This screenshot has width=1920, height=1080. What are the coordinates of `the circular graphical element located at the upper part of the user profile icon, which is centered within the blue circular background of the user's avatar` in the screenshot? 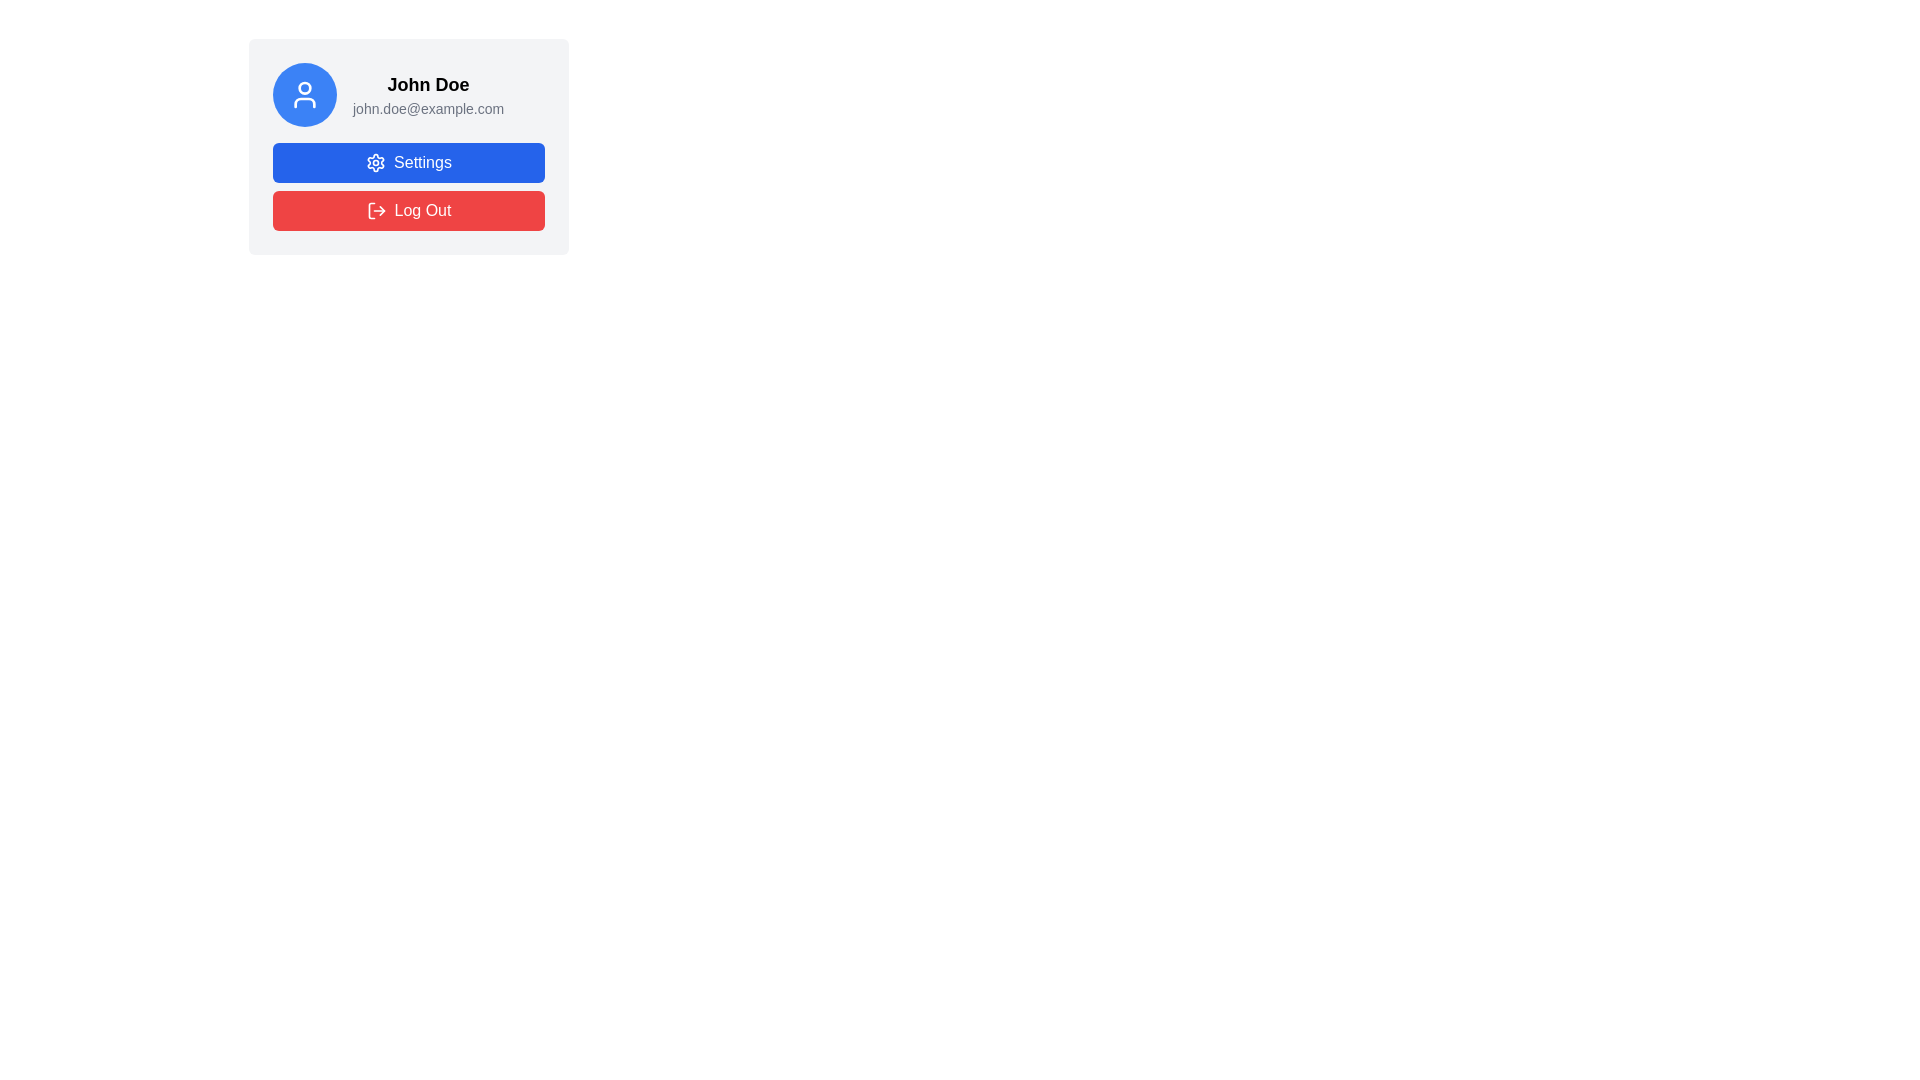 It's located at (304, 87).